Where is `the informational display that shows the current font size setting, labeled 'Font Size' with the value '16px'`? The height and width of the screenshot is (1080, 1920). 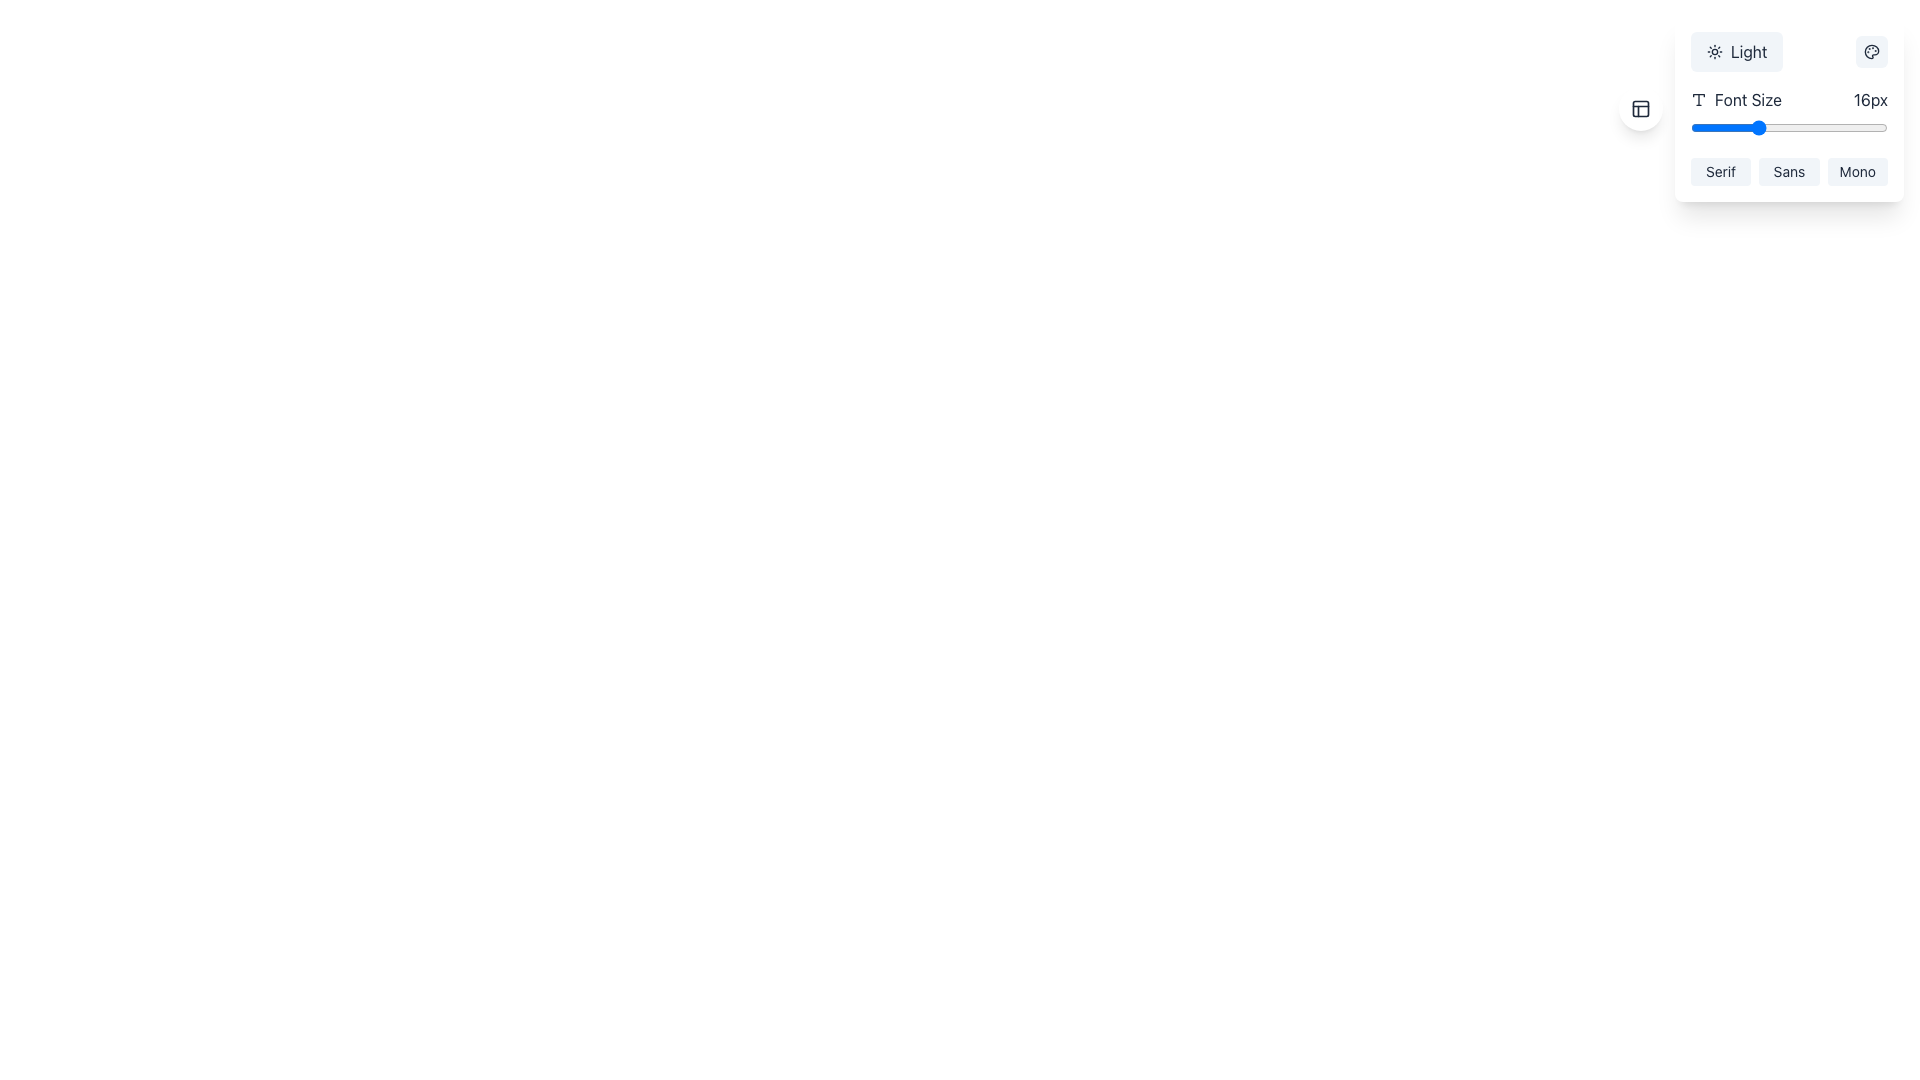
the informational display that shows the current font size setting, labeled 'Font Size' with the value '16px' is located at coordinates (1789, 100).